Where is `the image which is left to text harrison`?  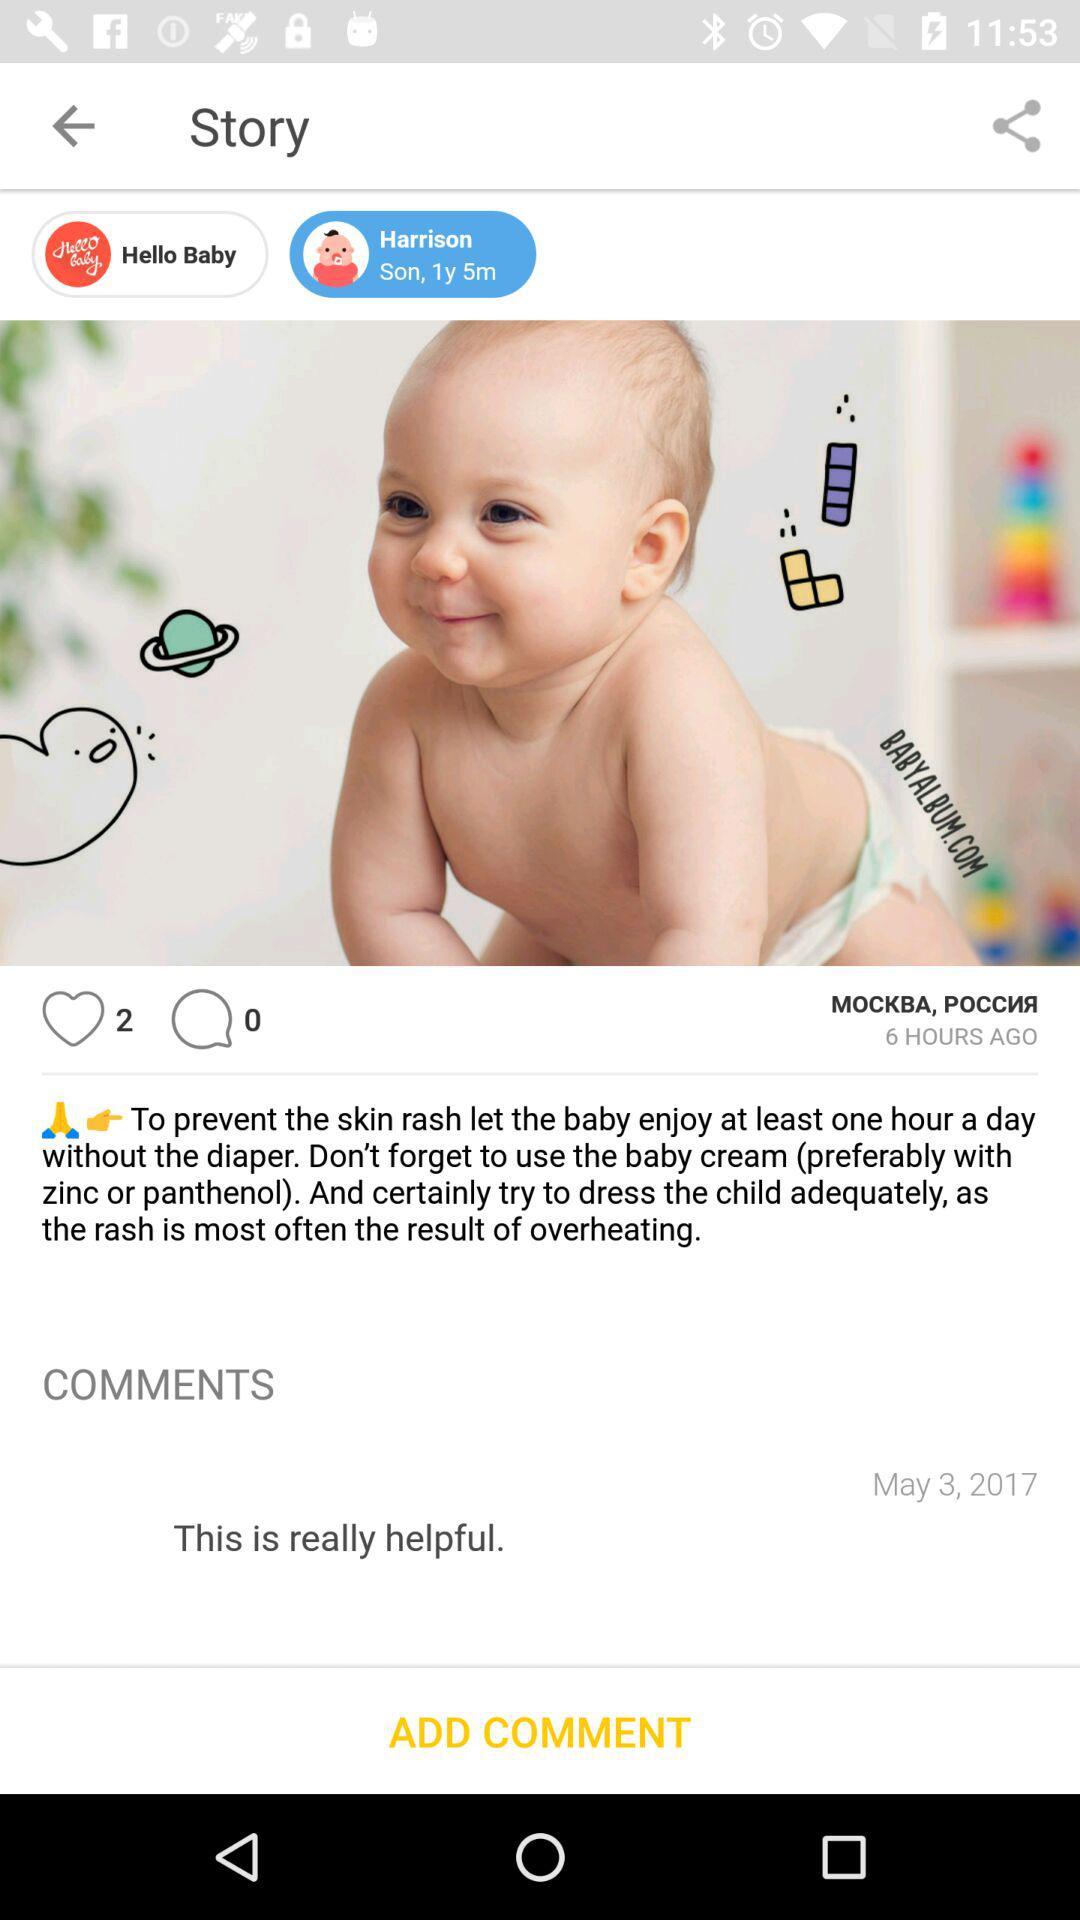
the image which is left to text harrison is located at coordinates (334, 253).